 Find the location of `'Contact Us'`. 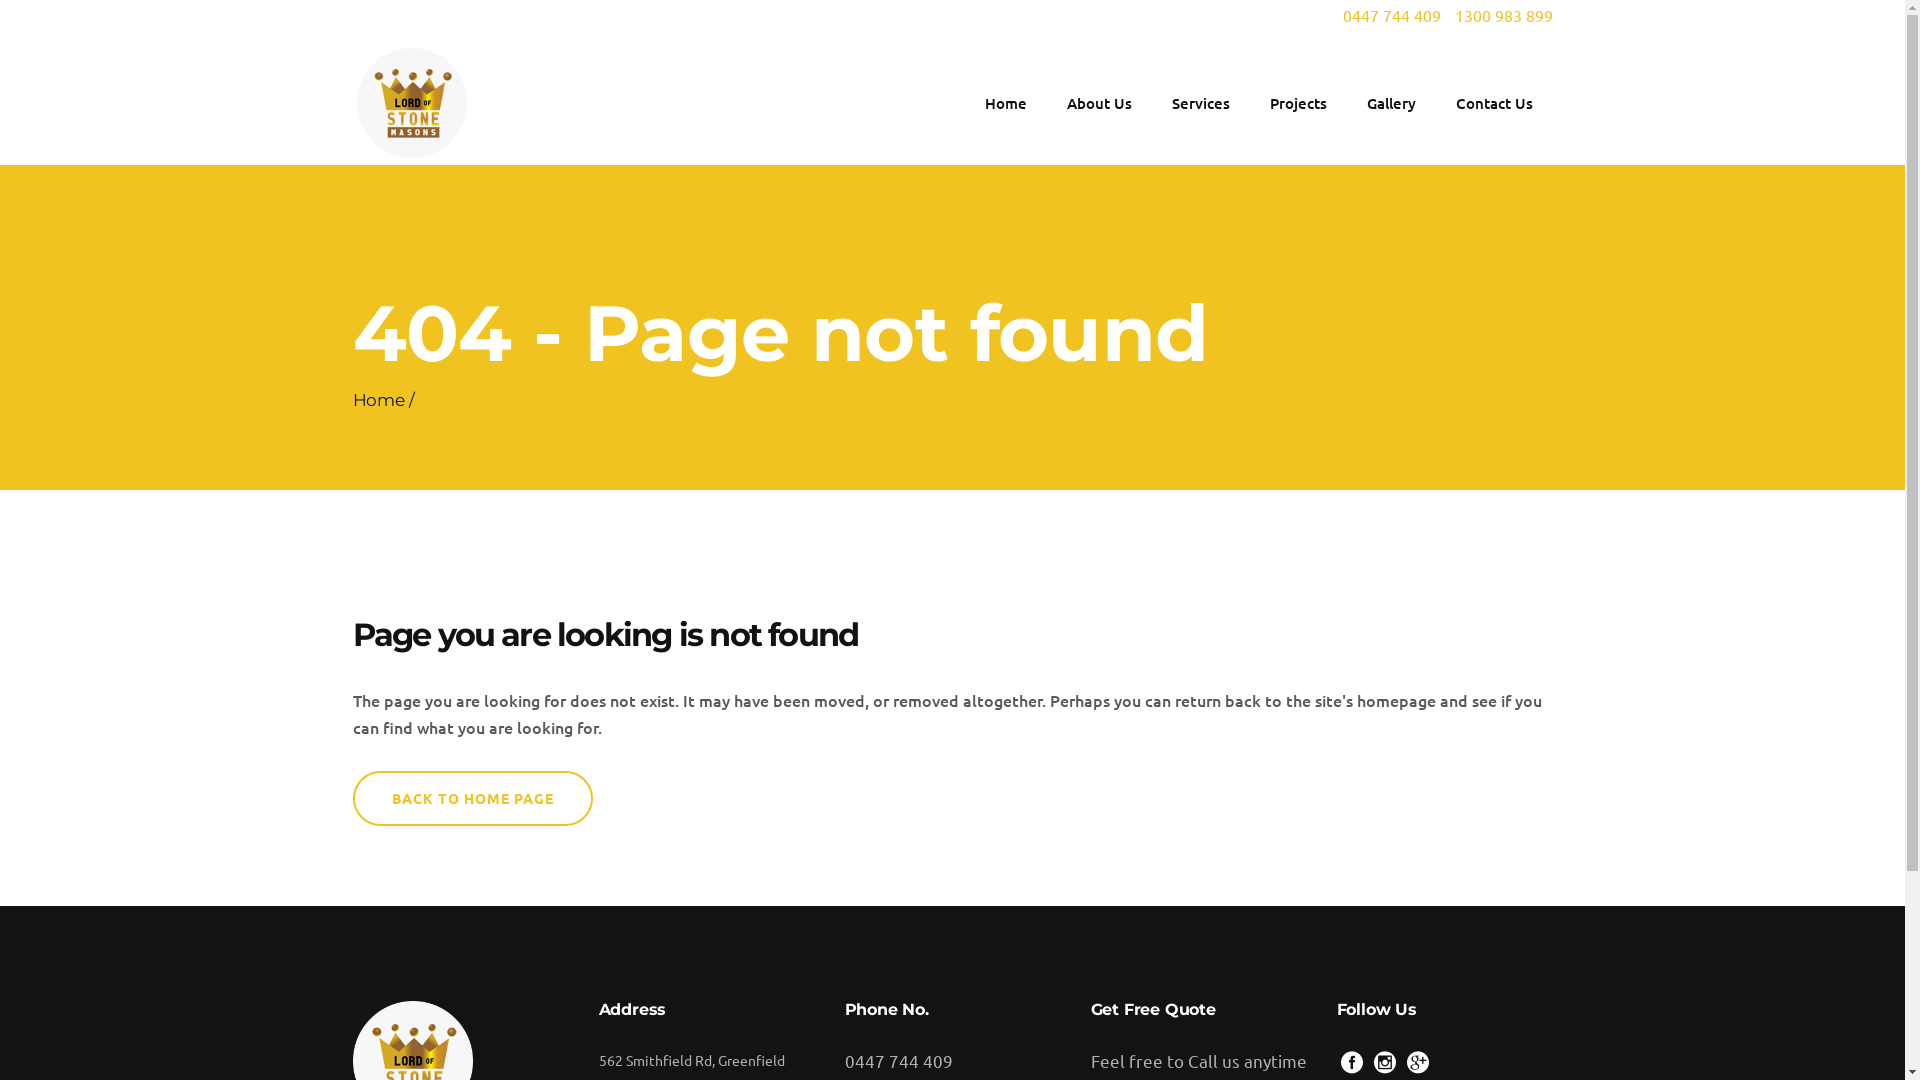

'Contact Us' is located at coordinates (1434, 102).